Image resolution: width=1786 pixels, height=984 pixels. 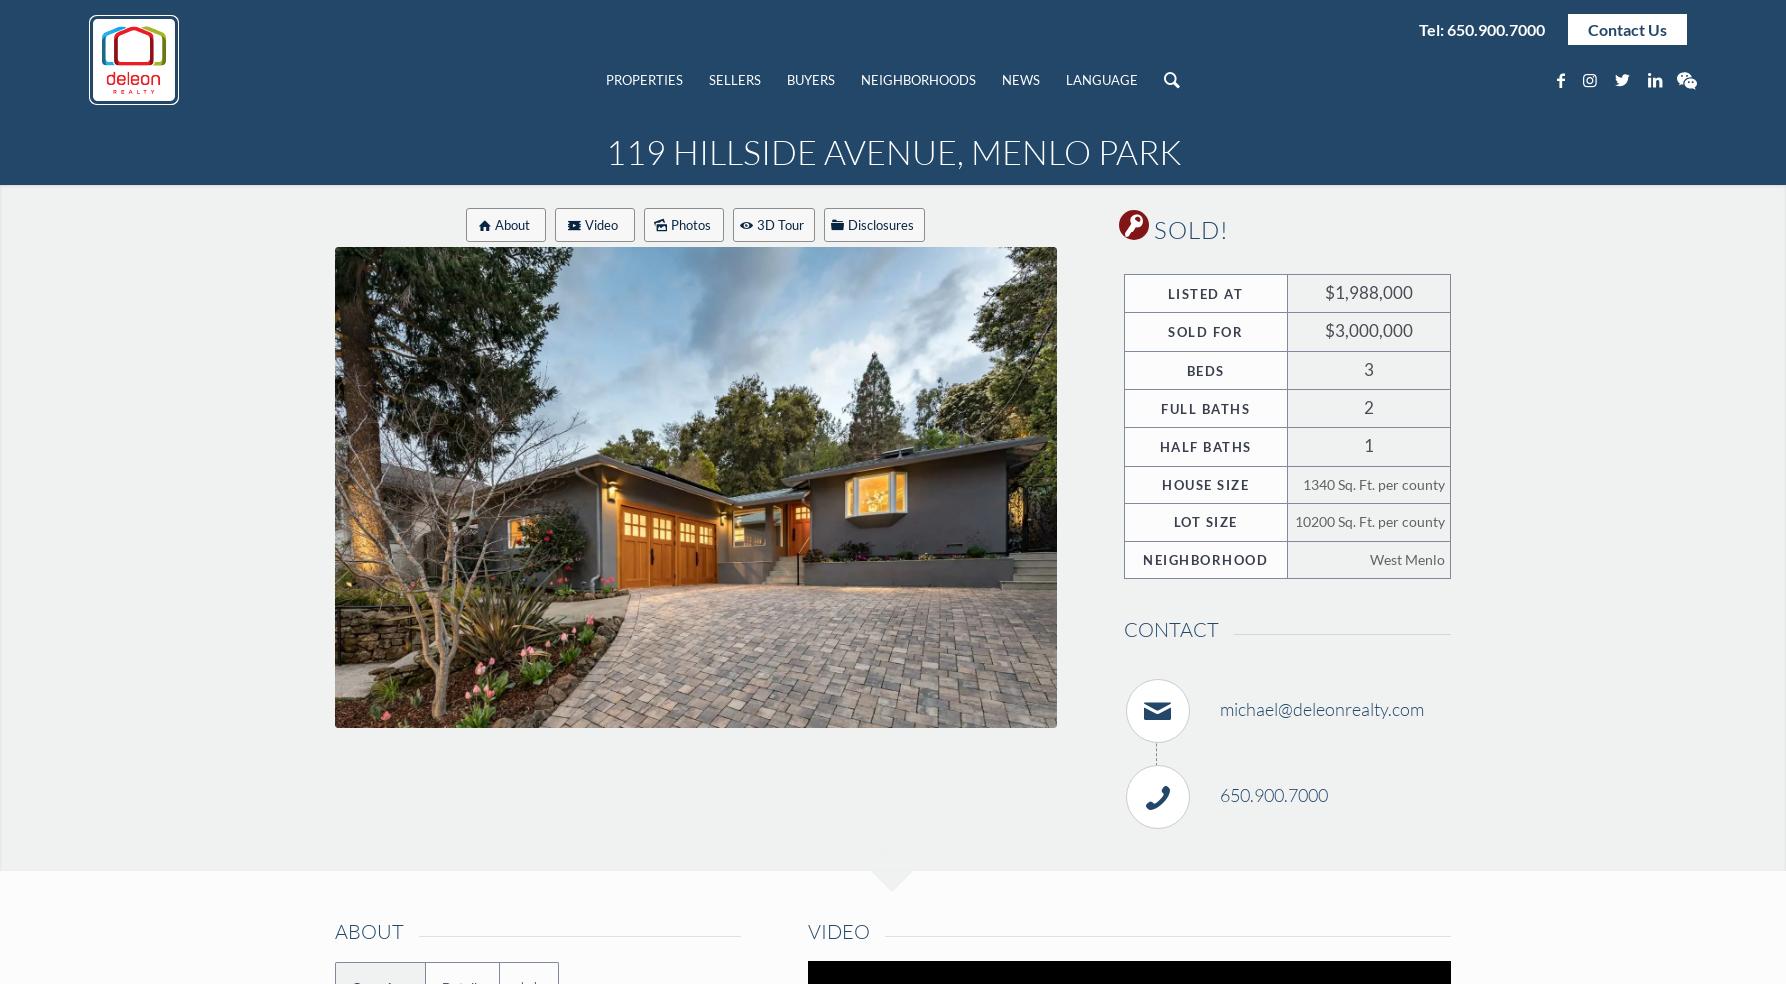 What do you see at coordinates (1479, 28) in the screenshot?
I see `'Tel: 650.900.7000'` at bounding box center [1479, 28].